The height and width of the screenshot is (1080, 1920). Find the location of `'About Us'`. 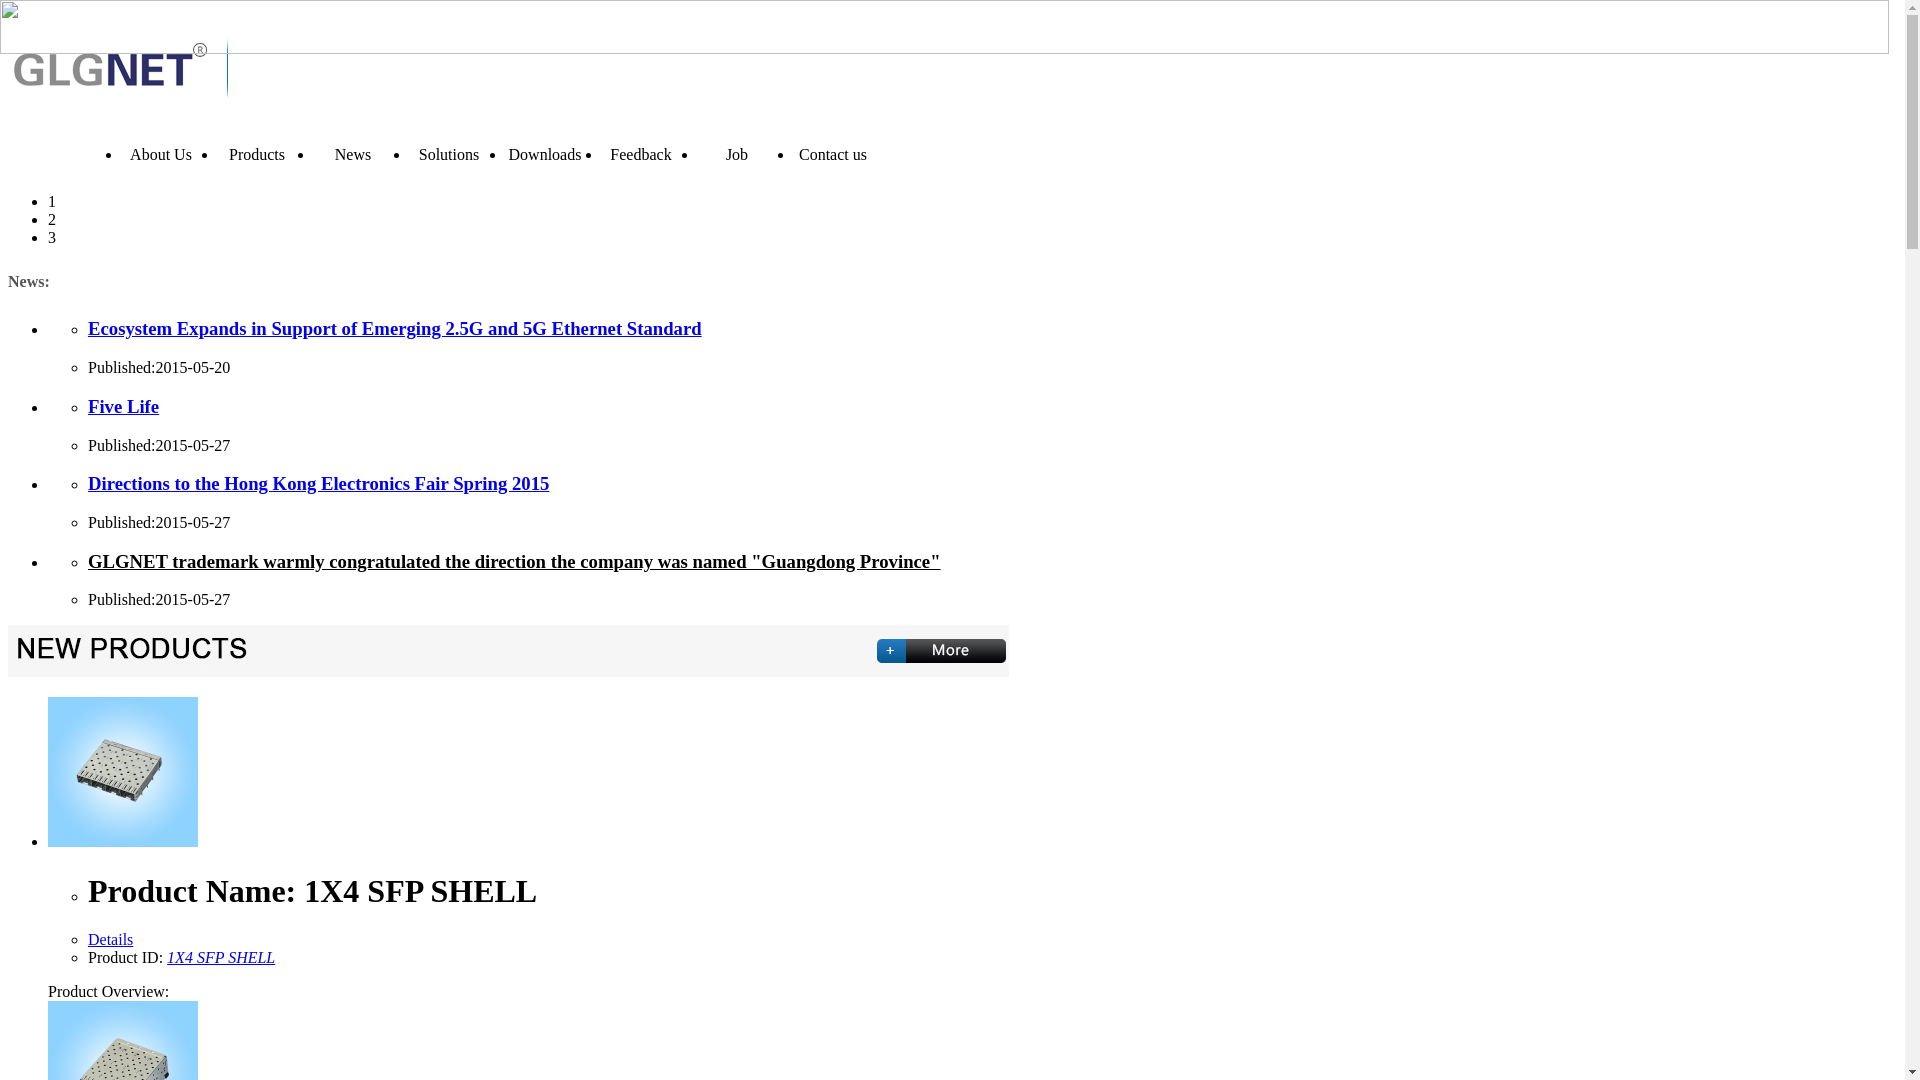

'About Us' is located at coordinates (161, 153).